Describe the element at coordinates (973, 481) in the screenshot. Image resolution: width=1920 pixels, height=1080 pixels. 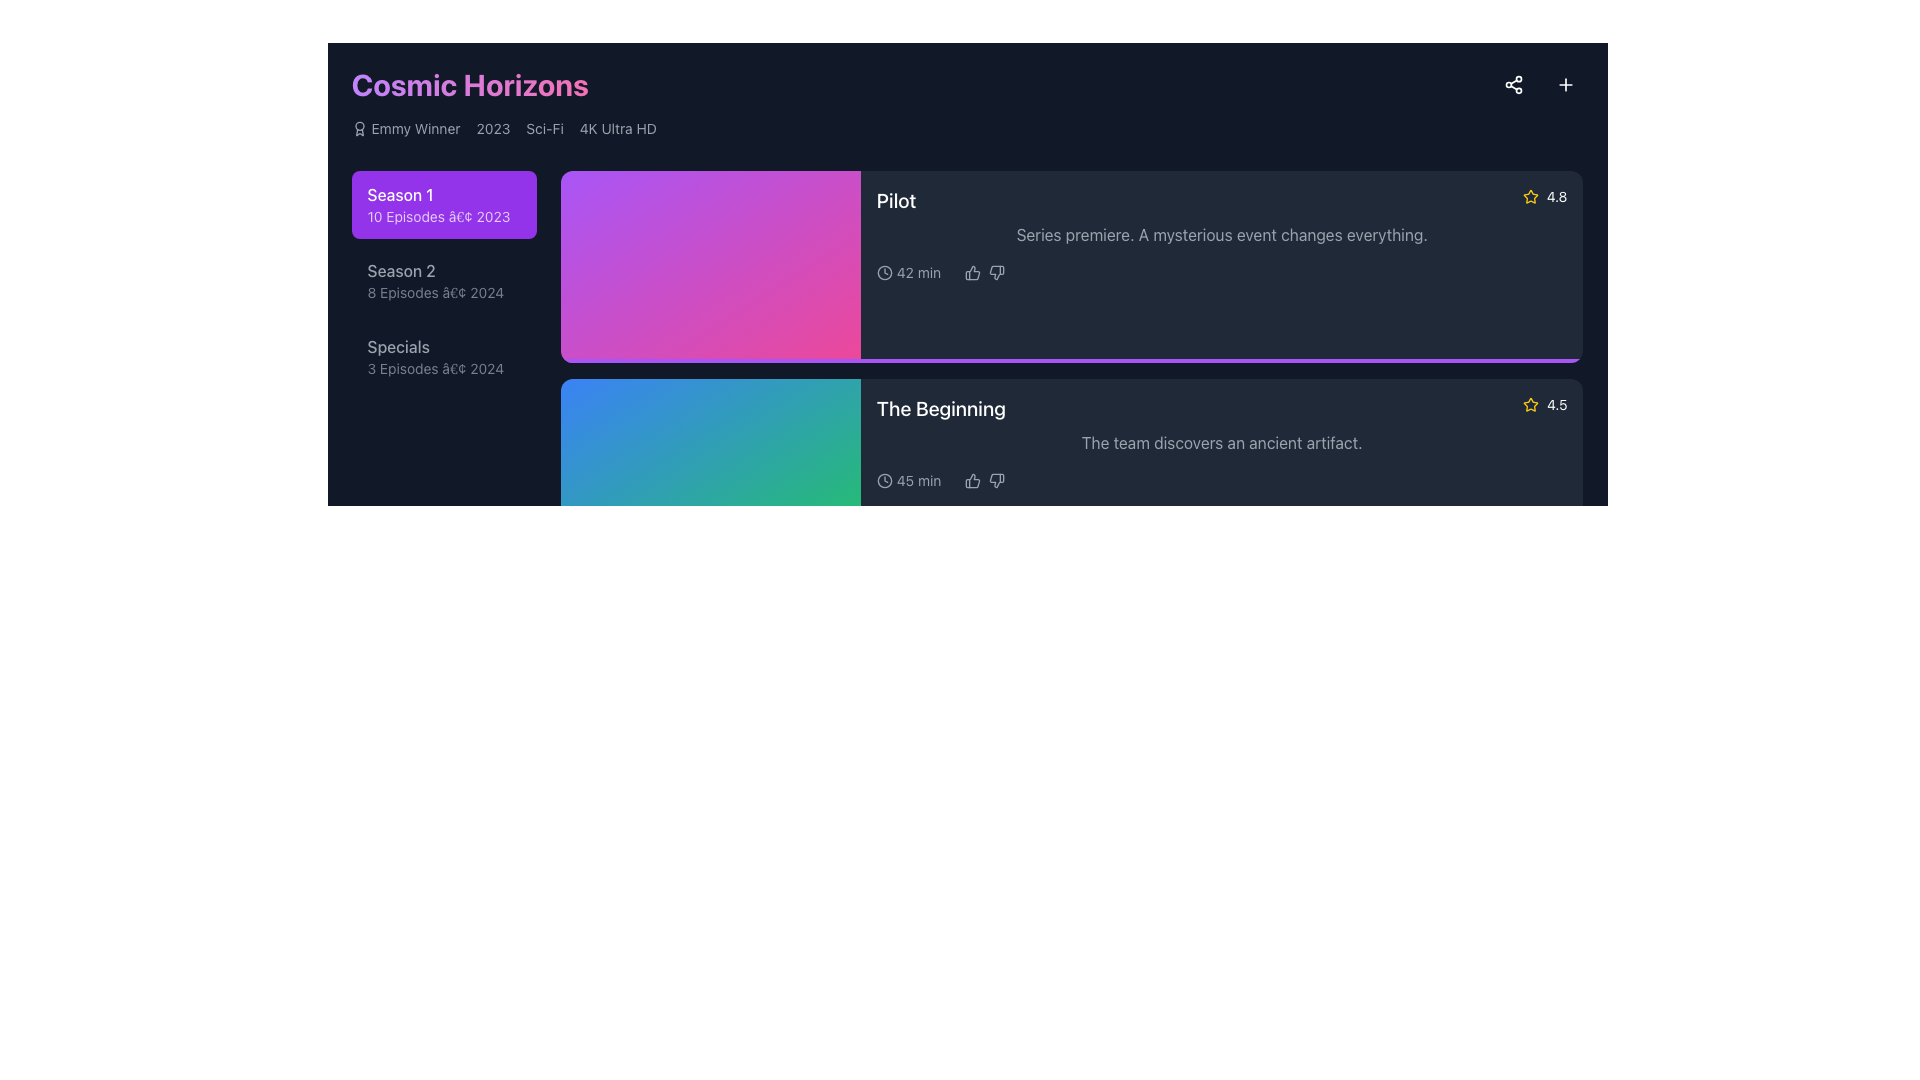
I see `the thumbs-up icon, which is a minimalistic monochrome vector icon of a hand giving a thumbs-up gesture` at that location.